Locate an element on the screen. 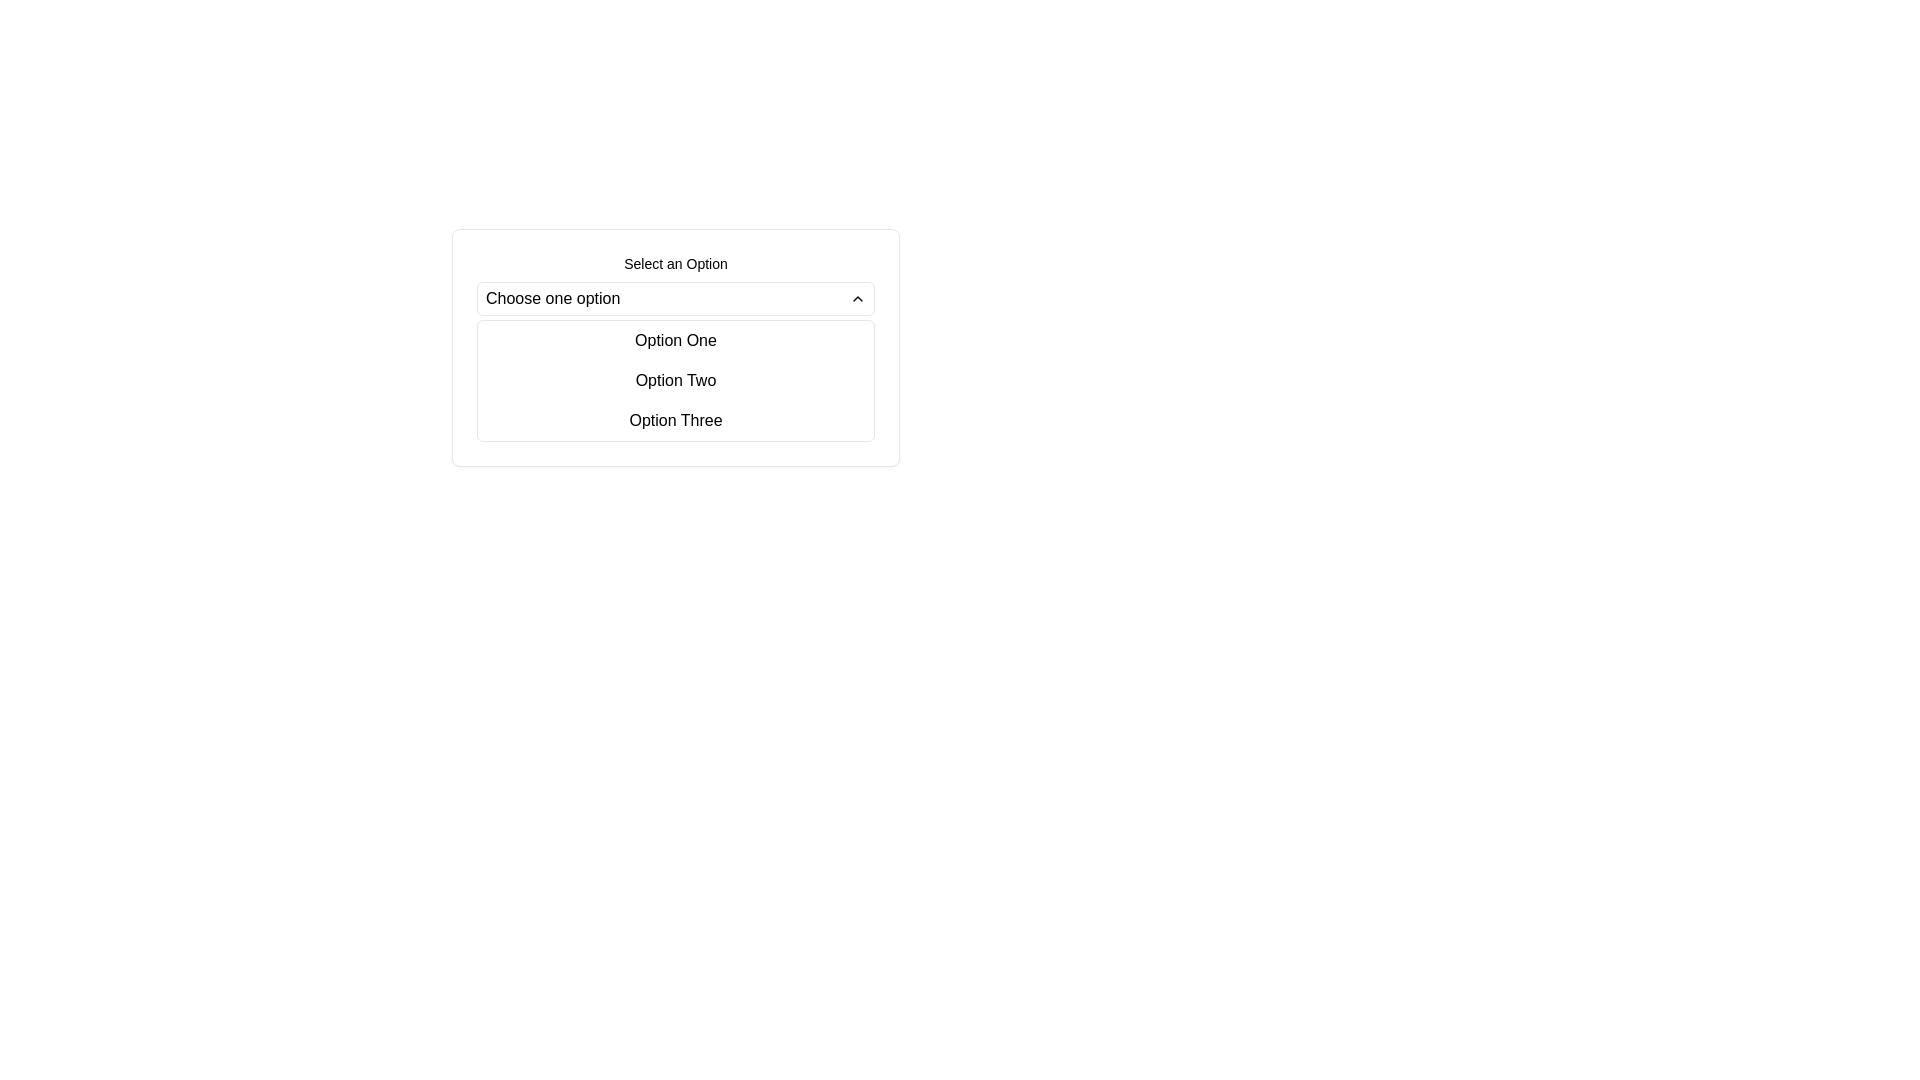 The height and width of the screenshot is (1080, 1920). the third selectable option in the dropdown list located within a white rounded box, positioned directly below 'Option Two' is located at coordinates (676, 419).